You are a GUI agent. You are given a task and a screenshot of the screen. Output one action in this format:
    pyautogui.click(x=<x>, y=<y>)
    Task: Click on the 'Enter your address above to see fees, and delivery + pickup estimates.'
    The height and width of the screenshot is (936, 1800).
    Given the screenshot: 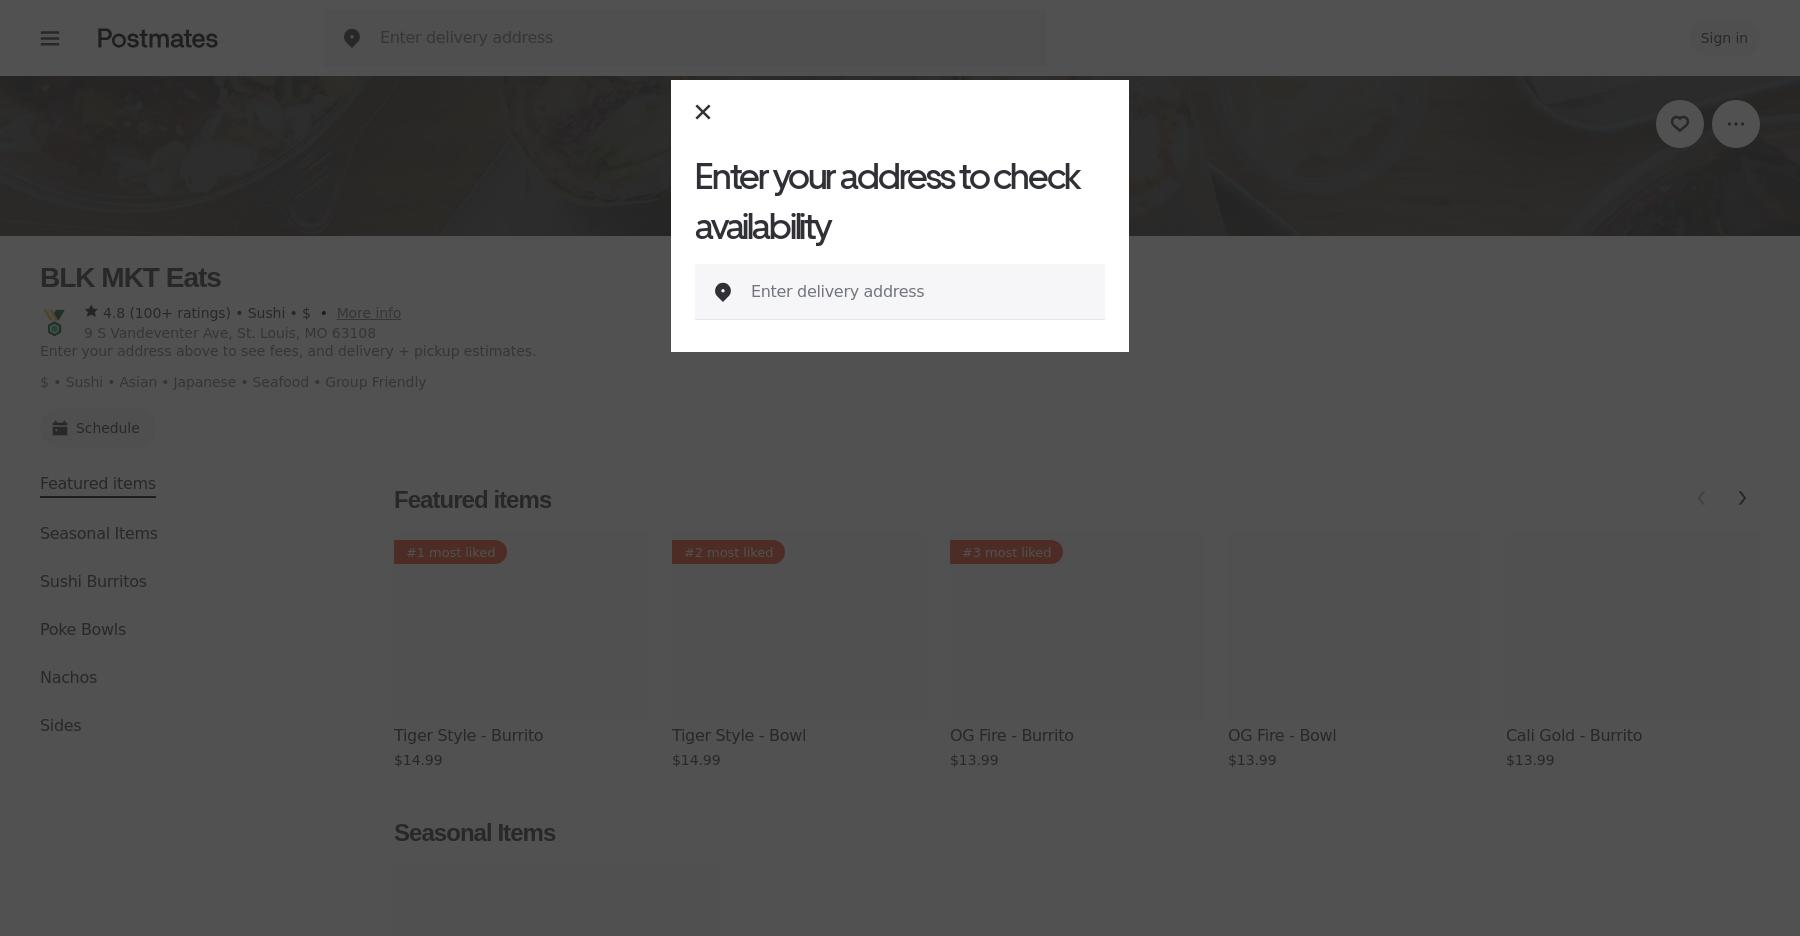 What is the action you would take?
    pyautogui.click(x=287, y=350)
    